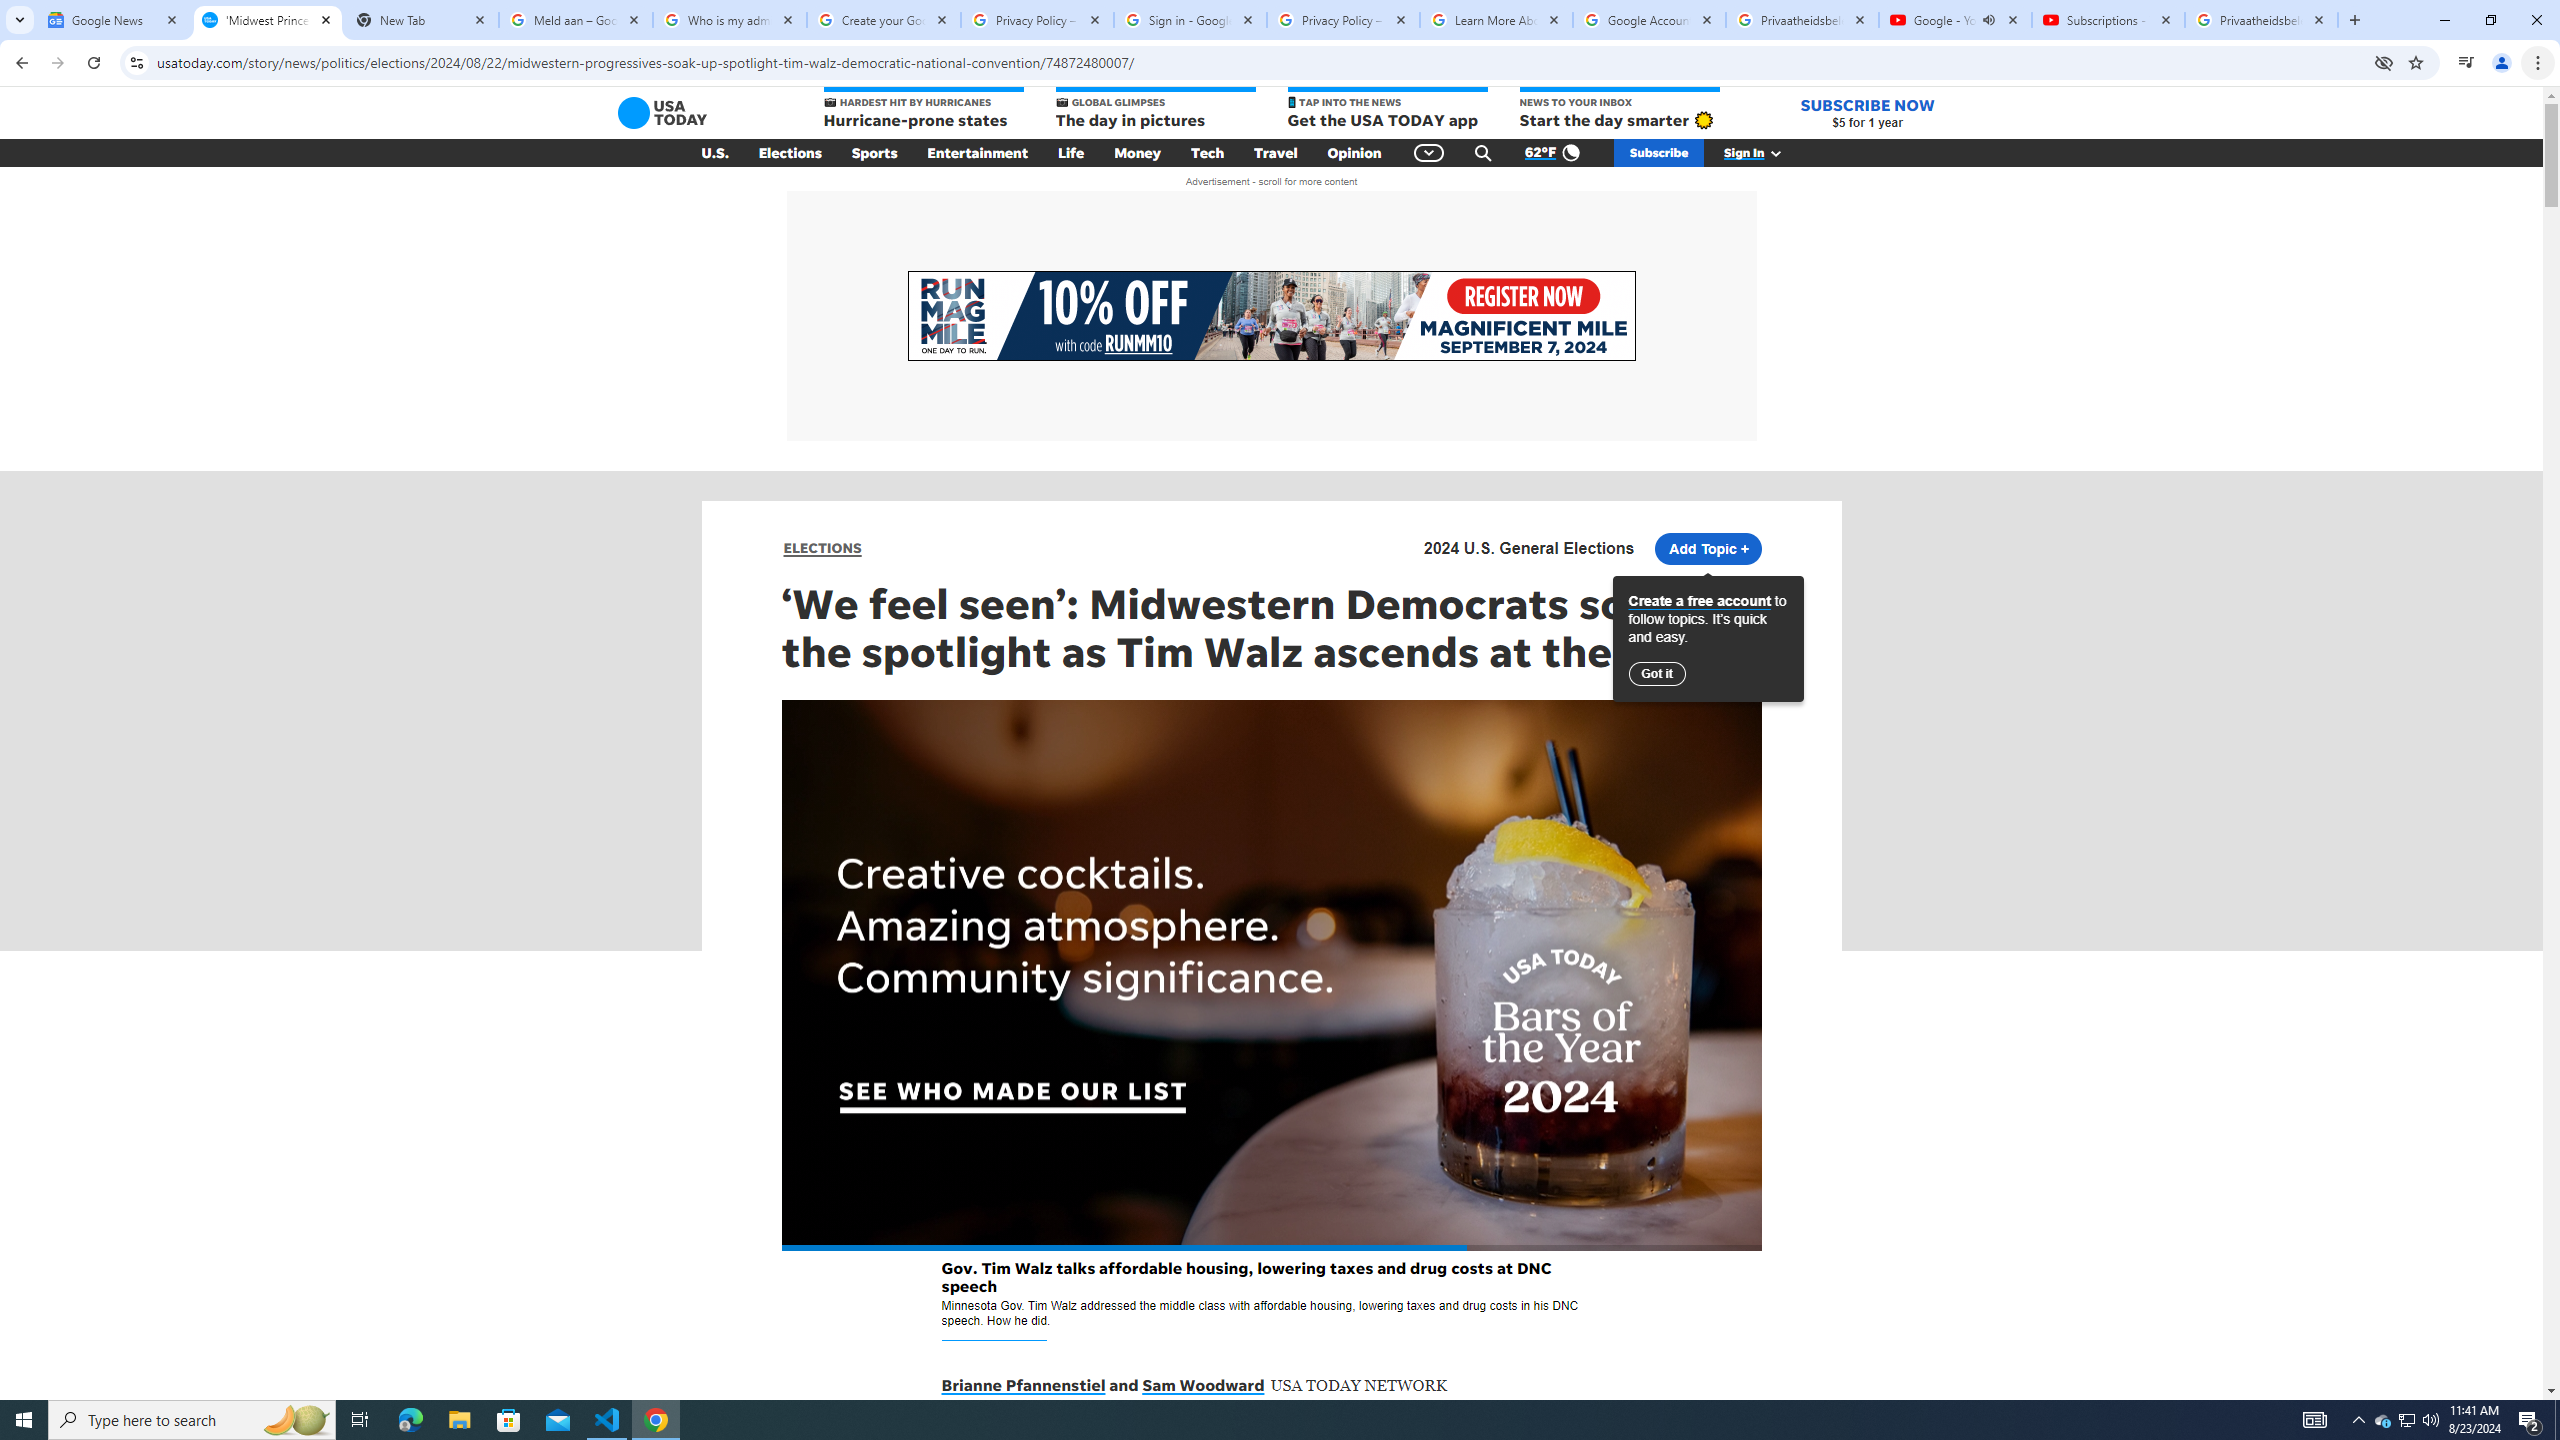 The image size is (2560, 1440). I want to click on 'SUBSCRIBE NOW $5 for 1 year', so click(1867, 112).